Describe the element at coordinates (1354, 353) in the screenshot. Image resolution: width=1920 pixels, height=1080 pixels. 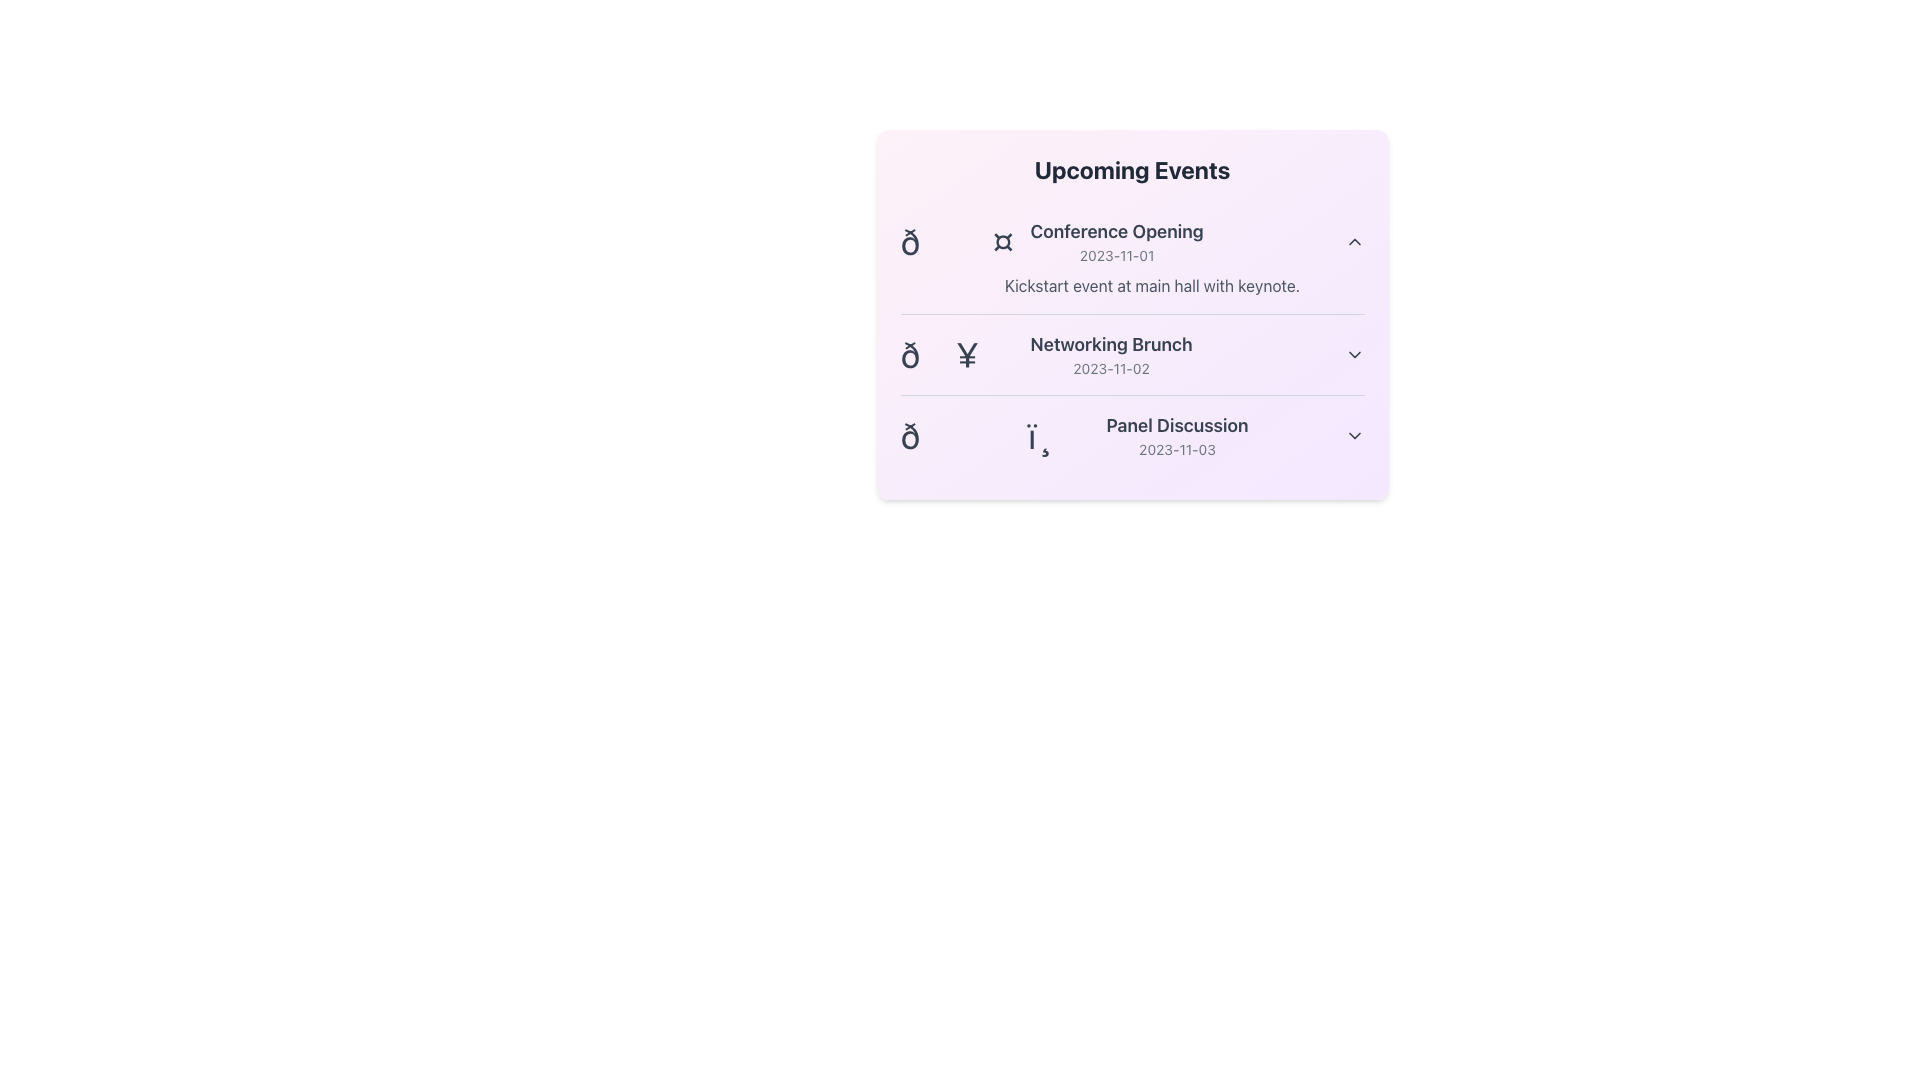
I see `the Chevron Icon located to the far-right side of the 'Networking Brunch' event details` at that location.